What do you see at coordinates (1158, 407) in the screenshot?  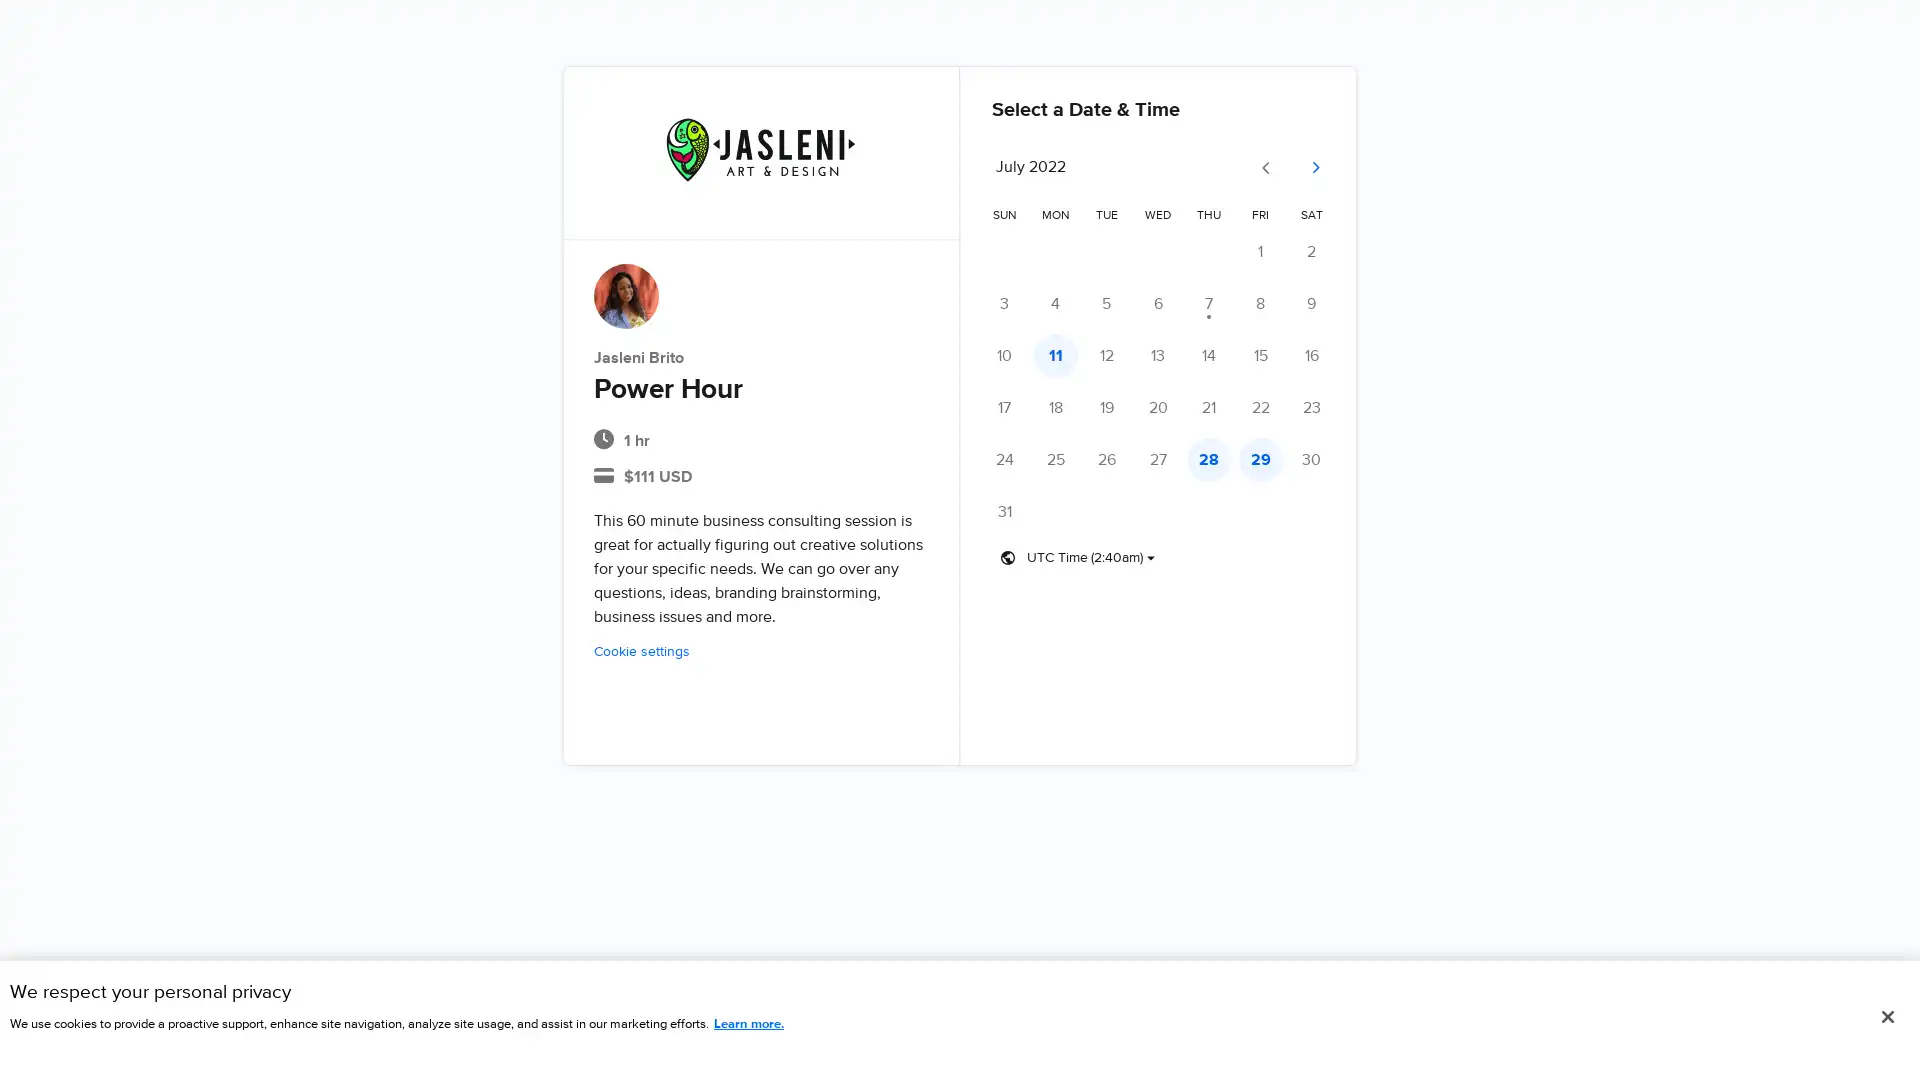 I see `Wednesday, July 20 - No times available` at bounding box center [1158, 407].